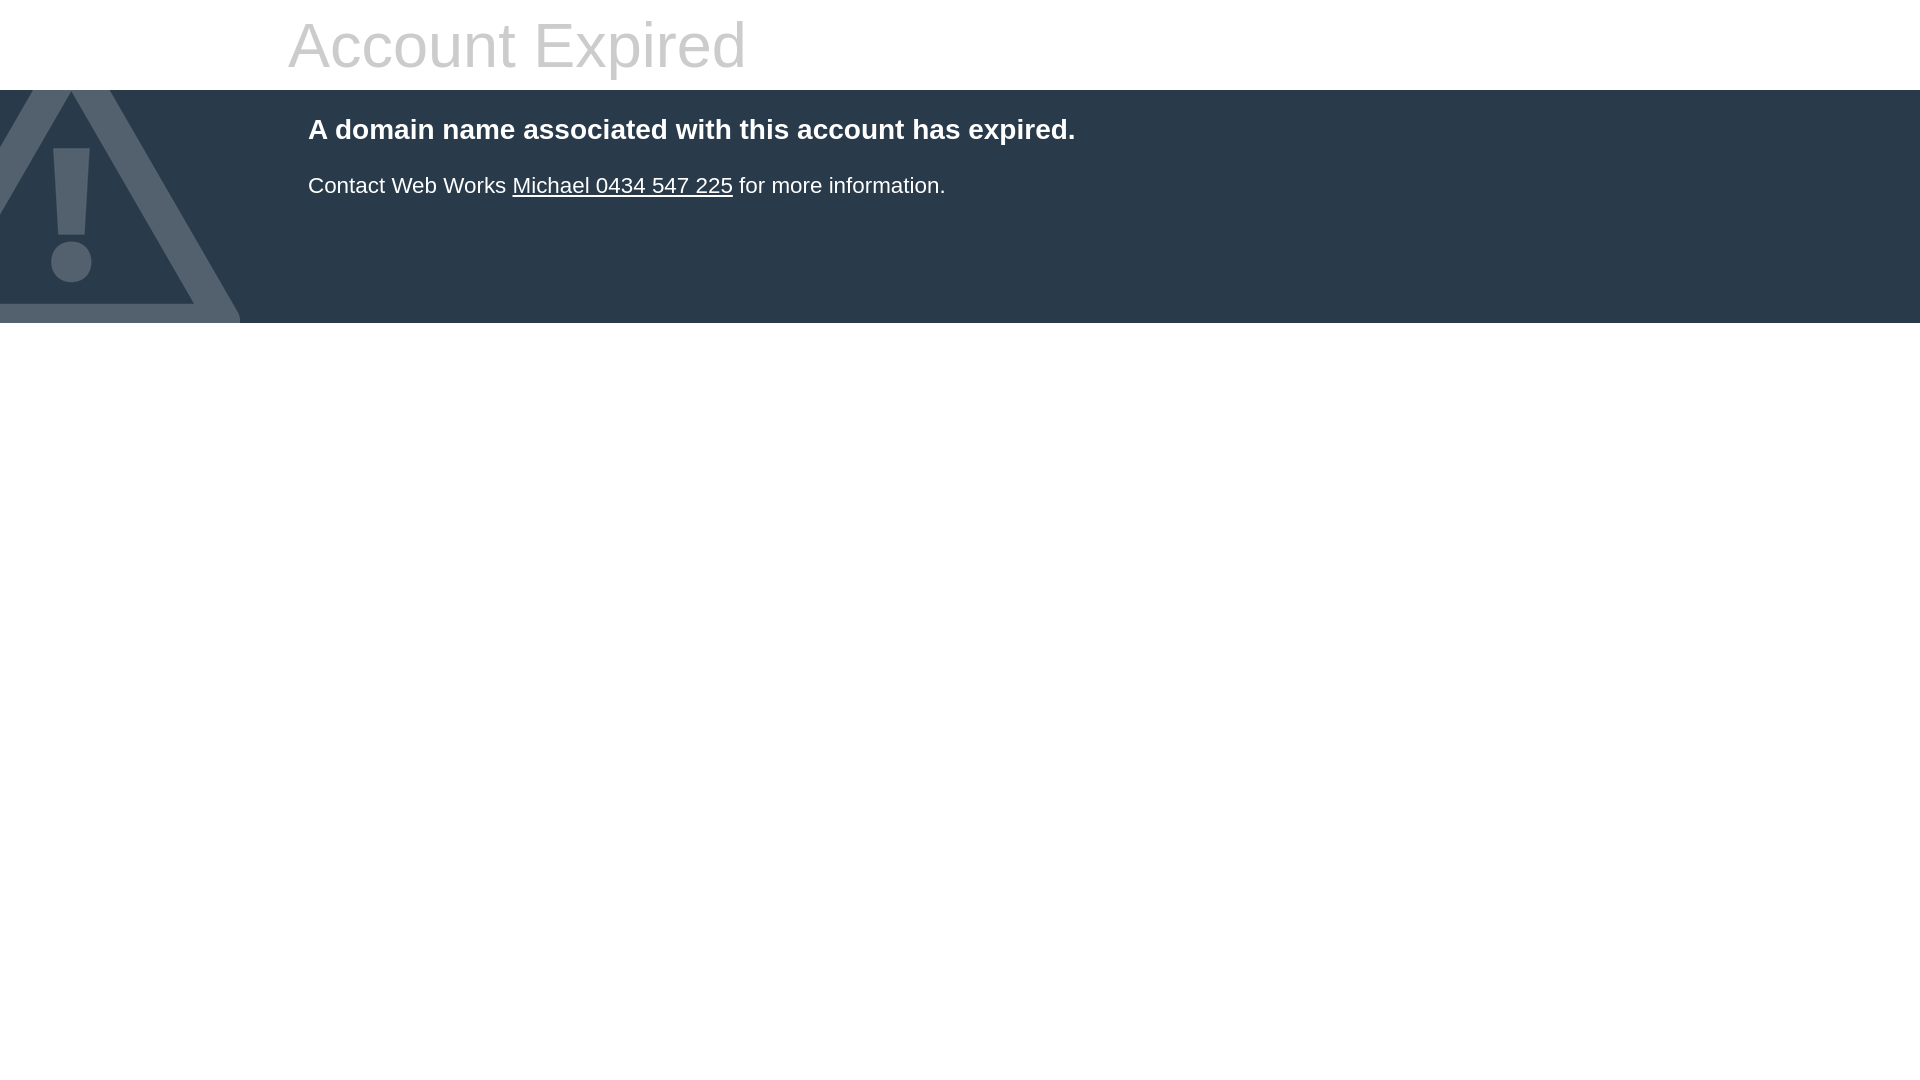  What do you see at coordinates (621, 185) in the screenshot?
I see `'Michael 0434 547 225'` at bounding box center [621, 185].